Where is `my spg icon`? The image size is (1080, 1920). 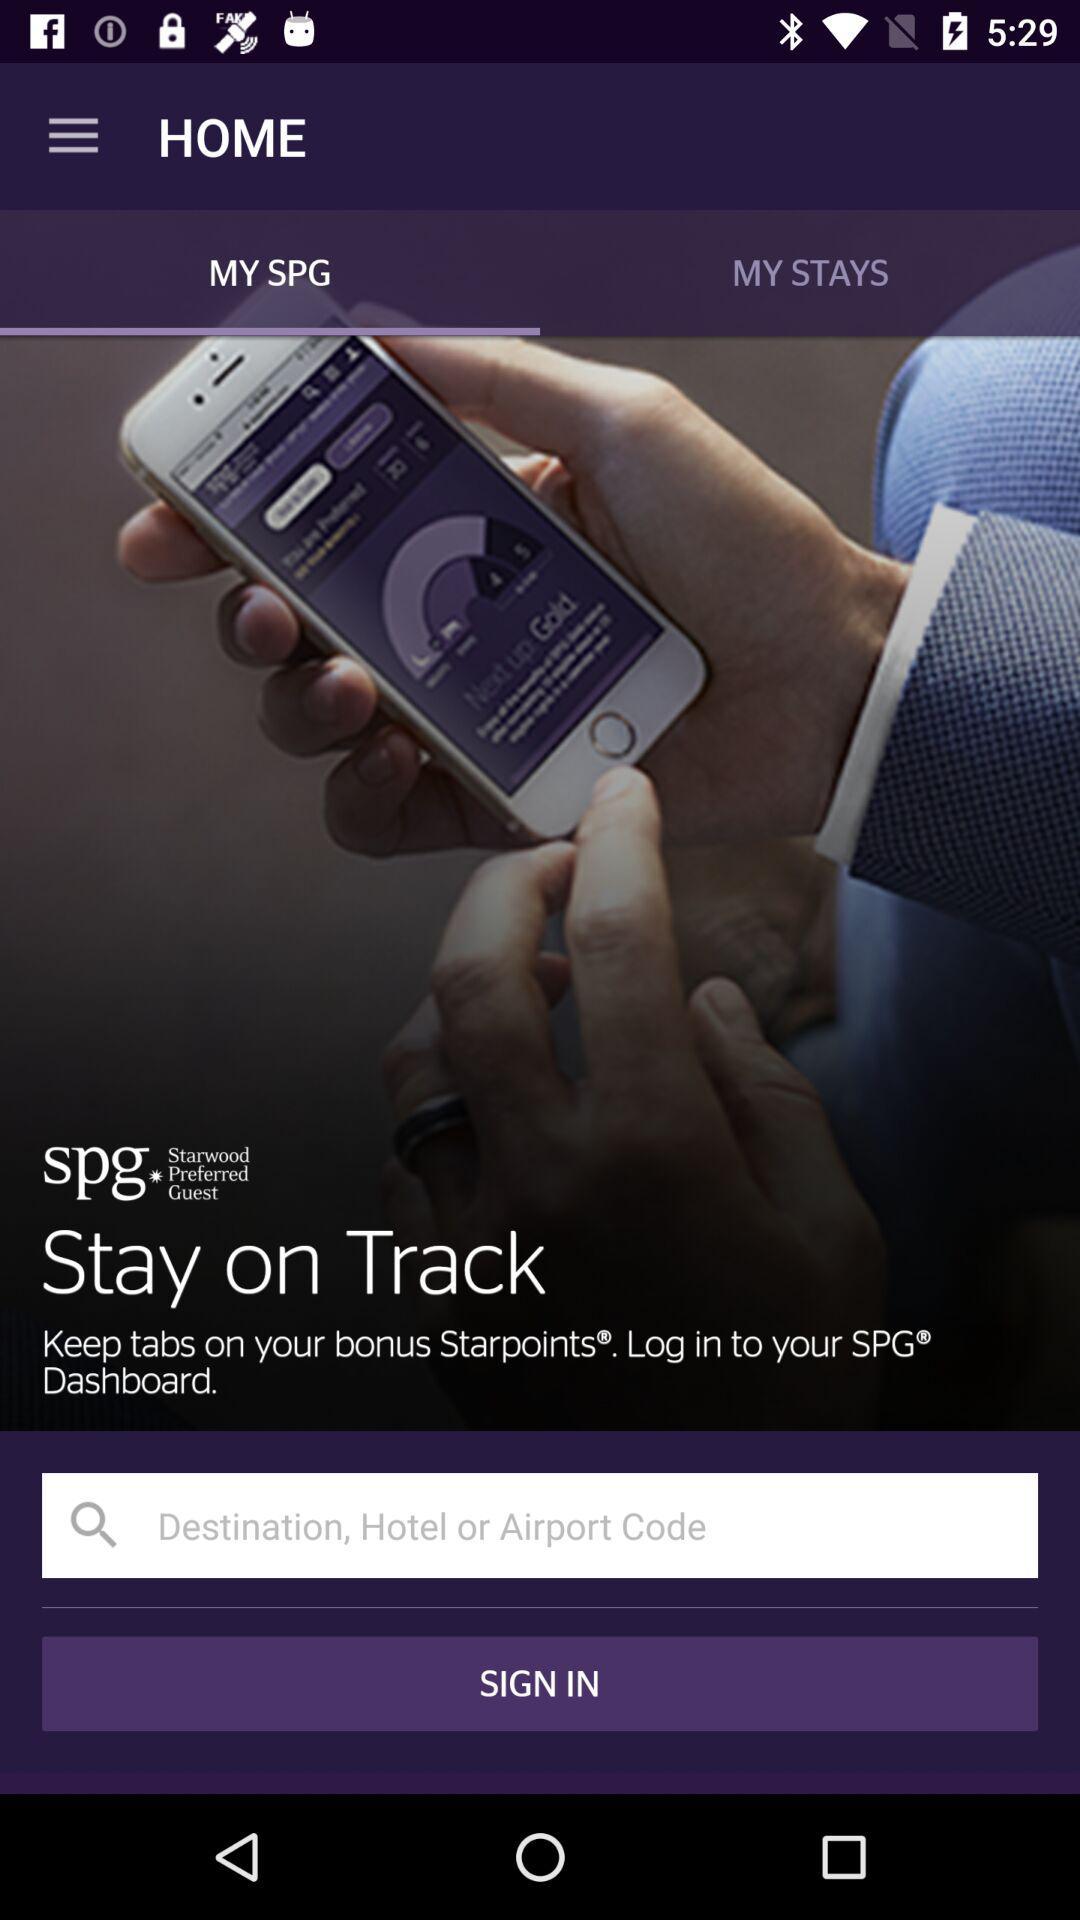
my spg icon is located at coordinates (270, 271).